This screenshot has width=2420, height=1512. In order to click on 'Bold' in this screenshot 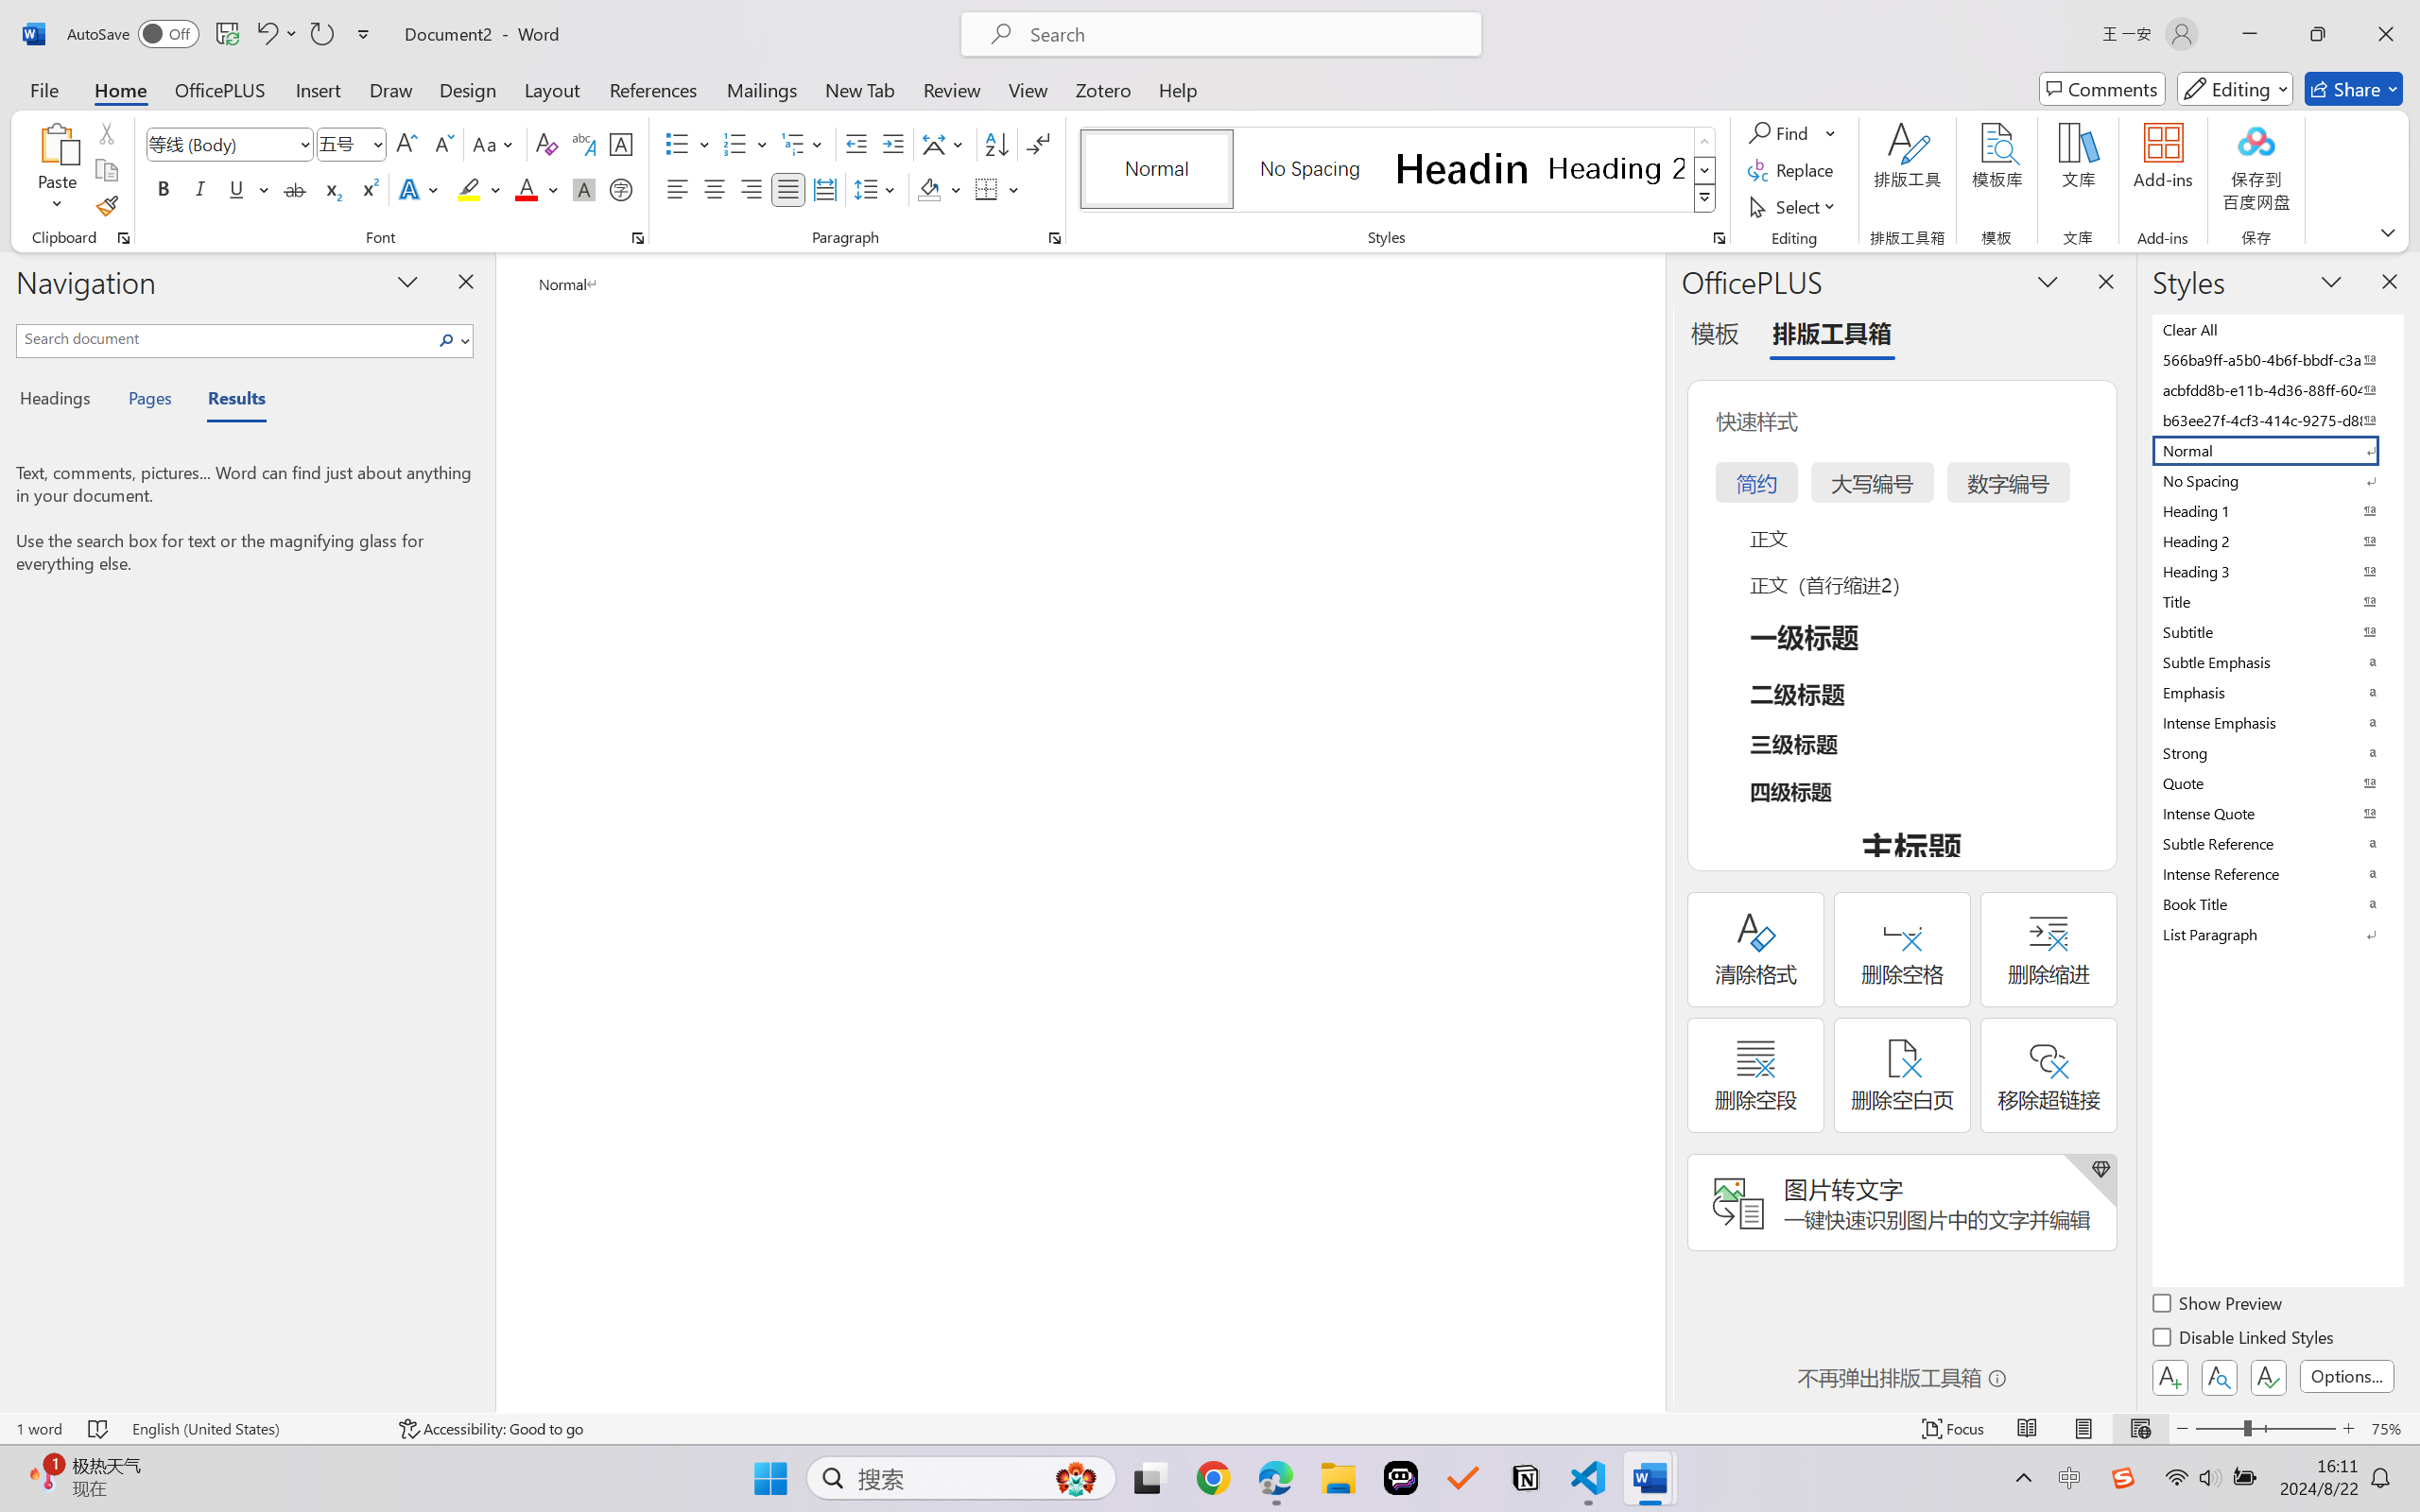, I will do `click(164, 188)`.